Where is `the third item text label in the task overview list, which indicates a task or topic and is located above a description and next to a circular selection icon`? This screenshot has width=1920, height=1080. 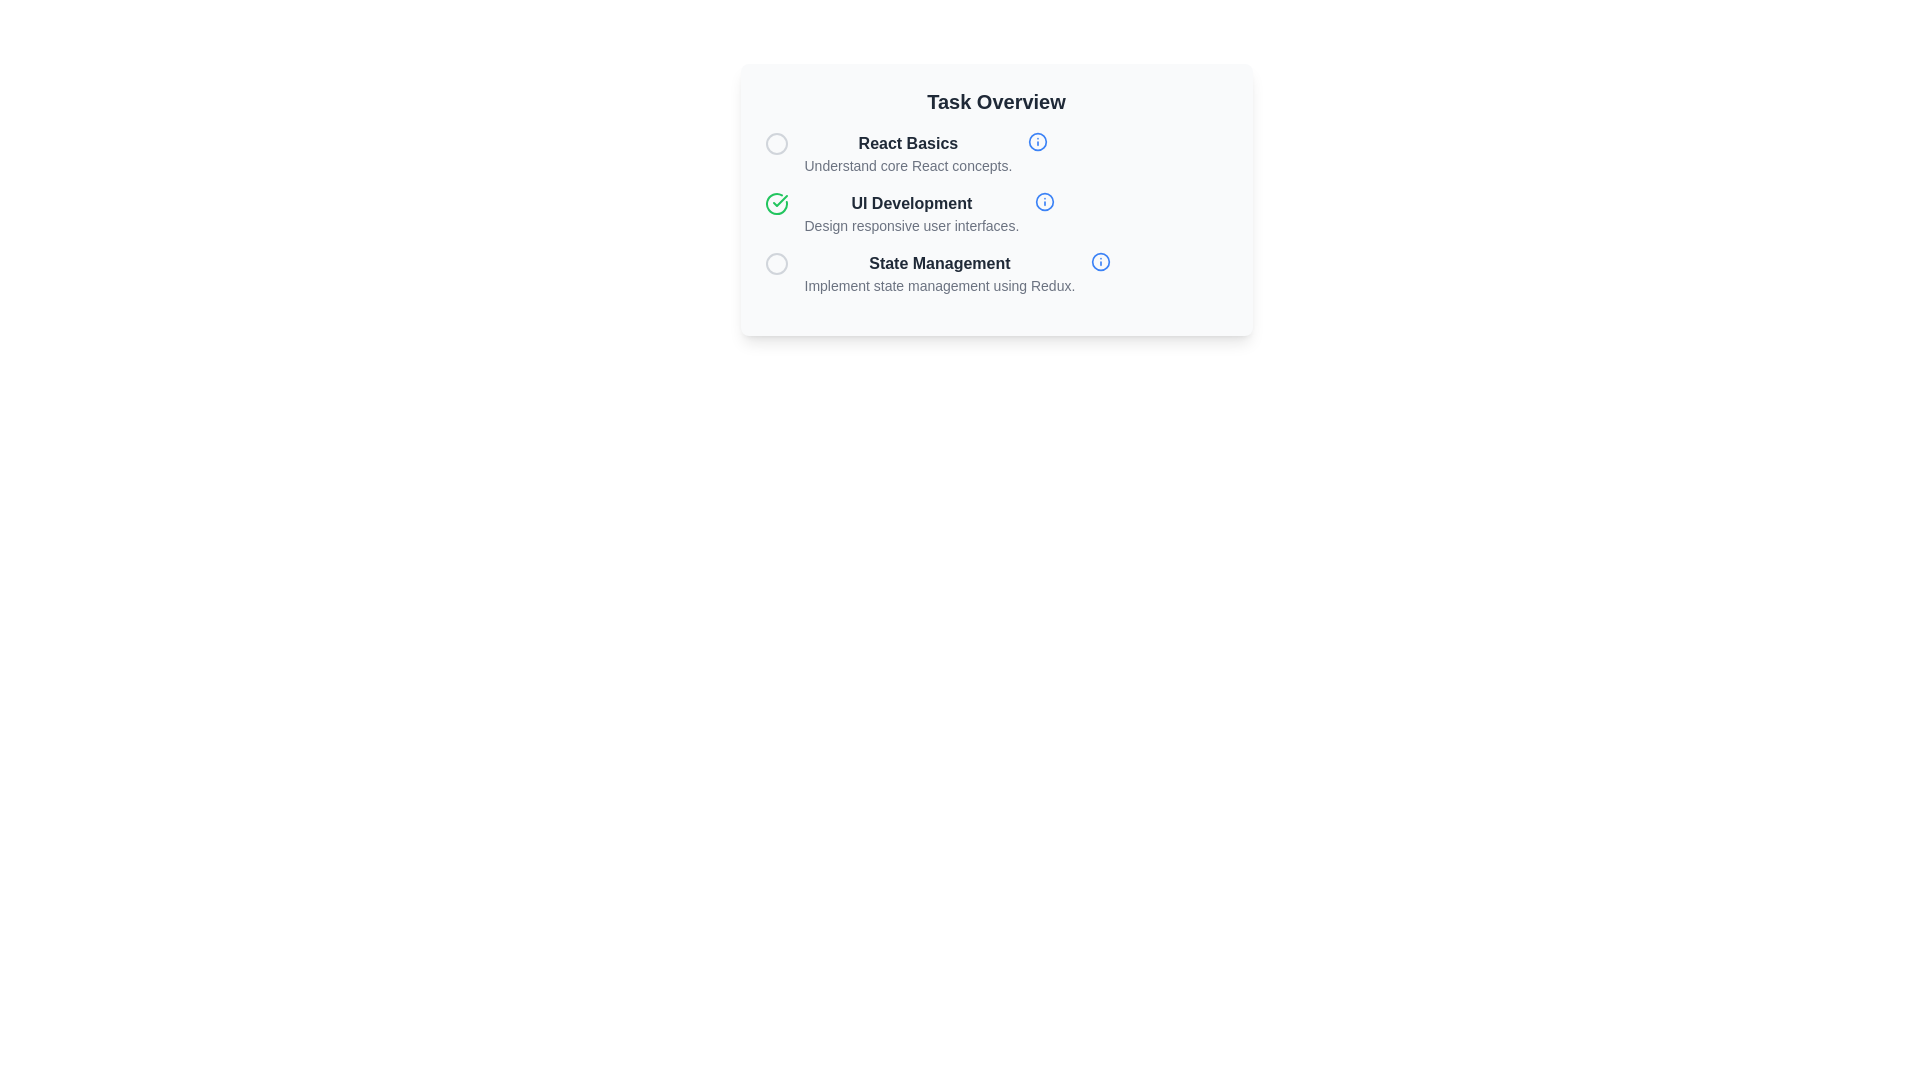
the third item text label in the task overview list, which indicates a task or topic and is located above a description and next to a circular selection icon is located at coordinates (938, 262).